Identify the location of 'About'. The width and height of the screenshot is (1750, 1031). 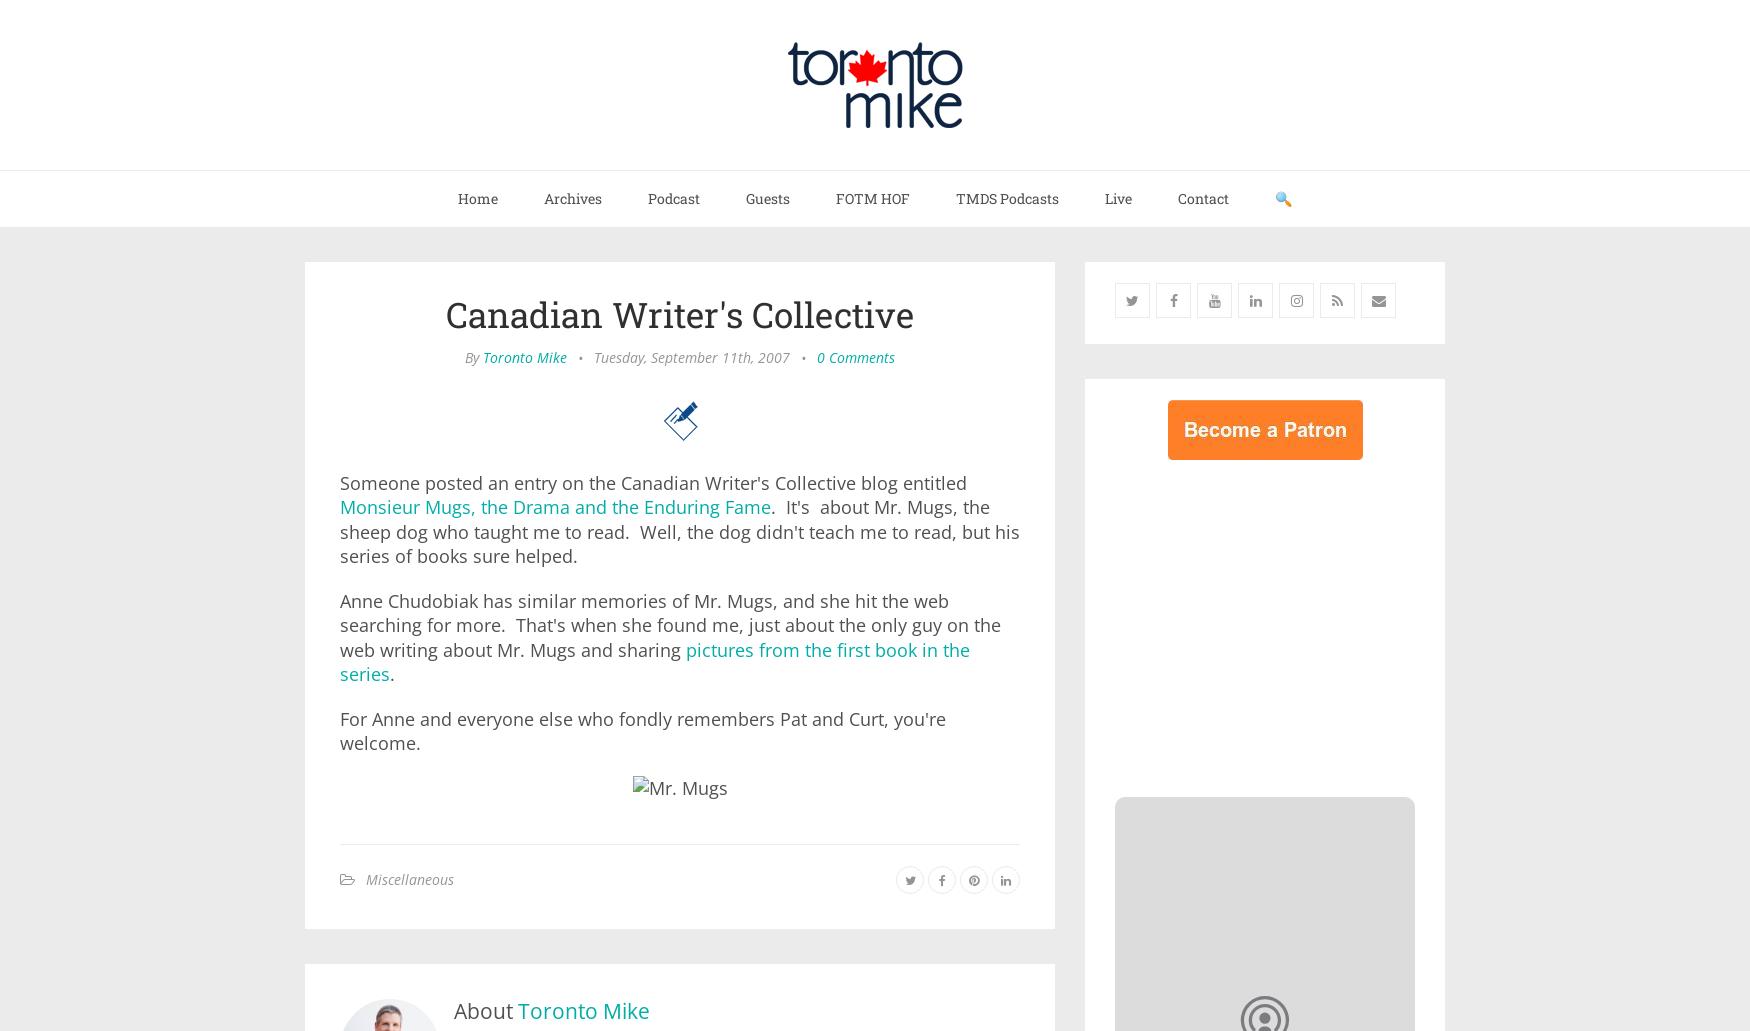
(453, 1009).